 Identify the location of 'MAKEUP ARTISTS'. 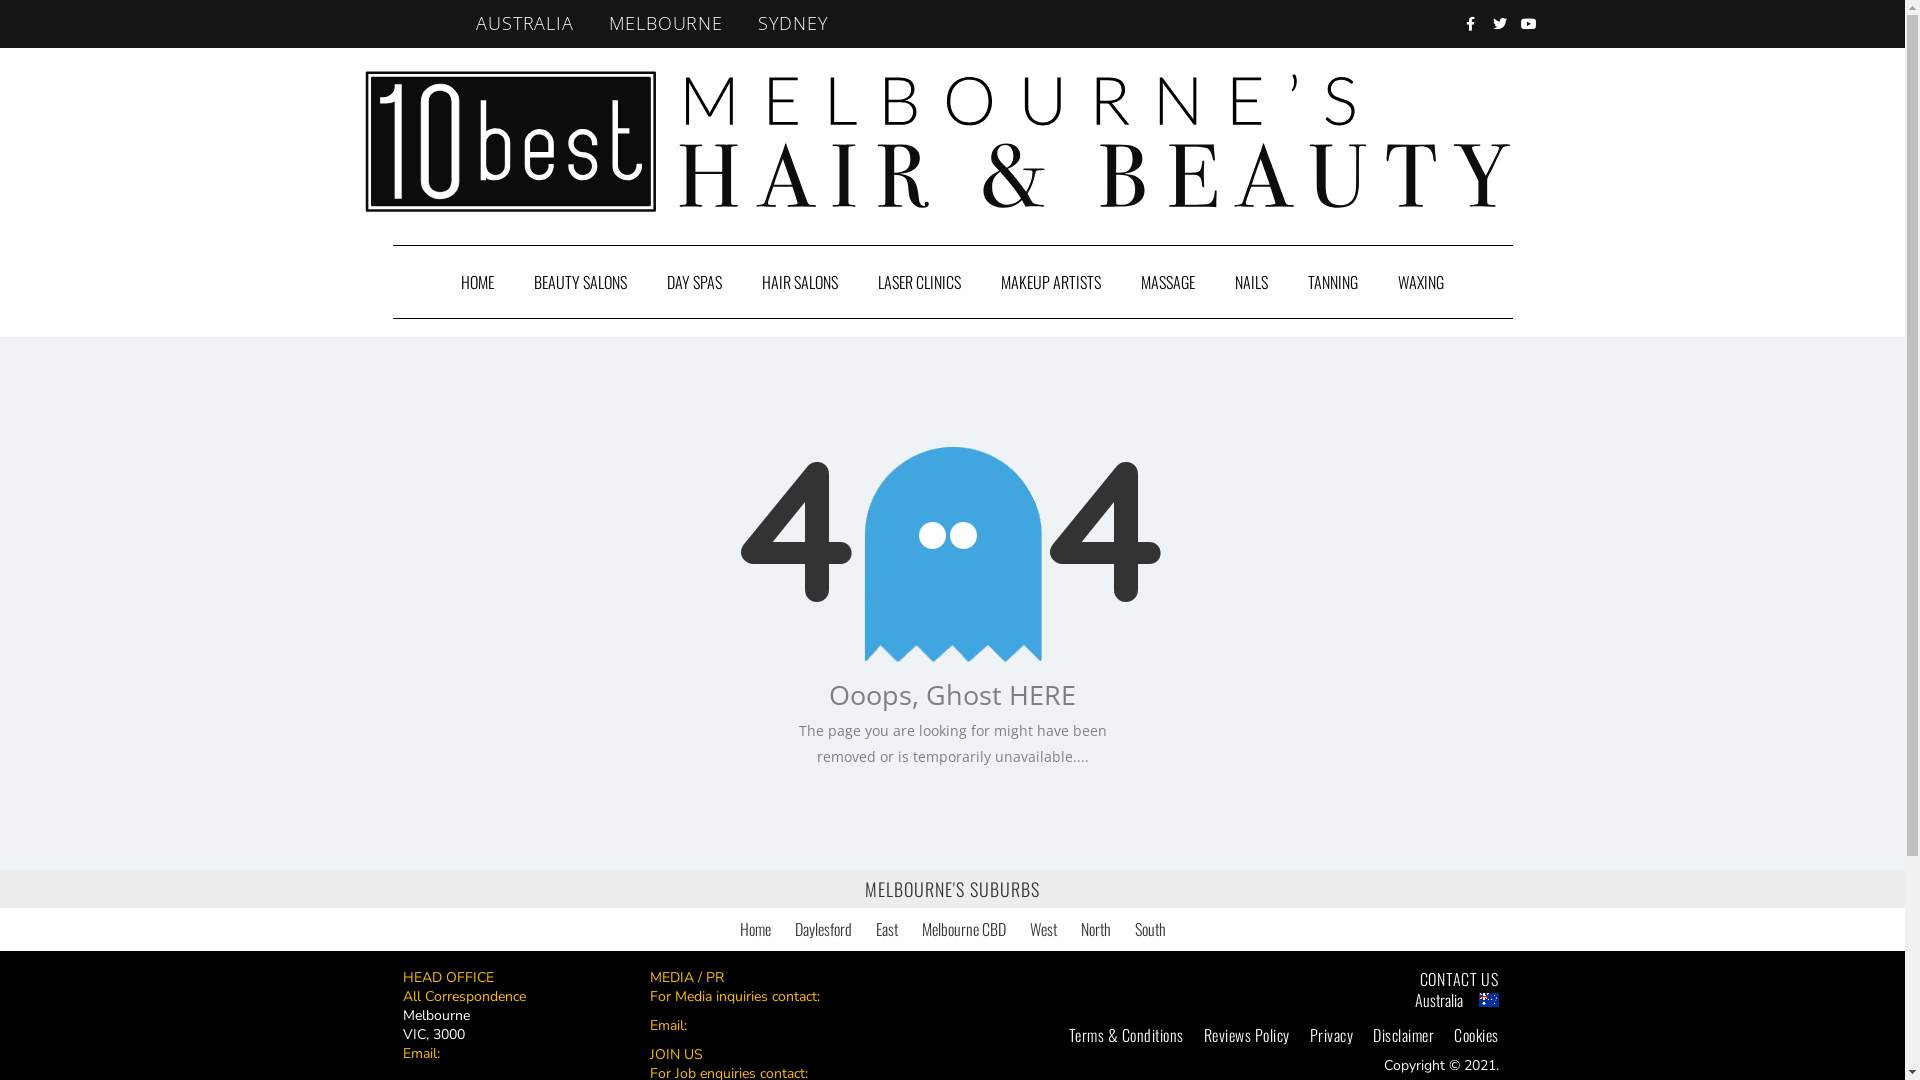
(1050, 281).